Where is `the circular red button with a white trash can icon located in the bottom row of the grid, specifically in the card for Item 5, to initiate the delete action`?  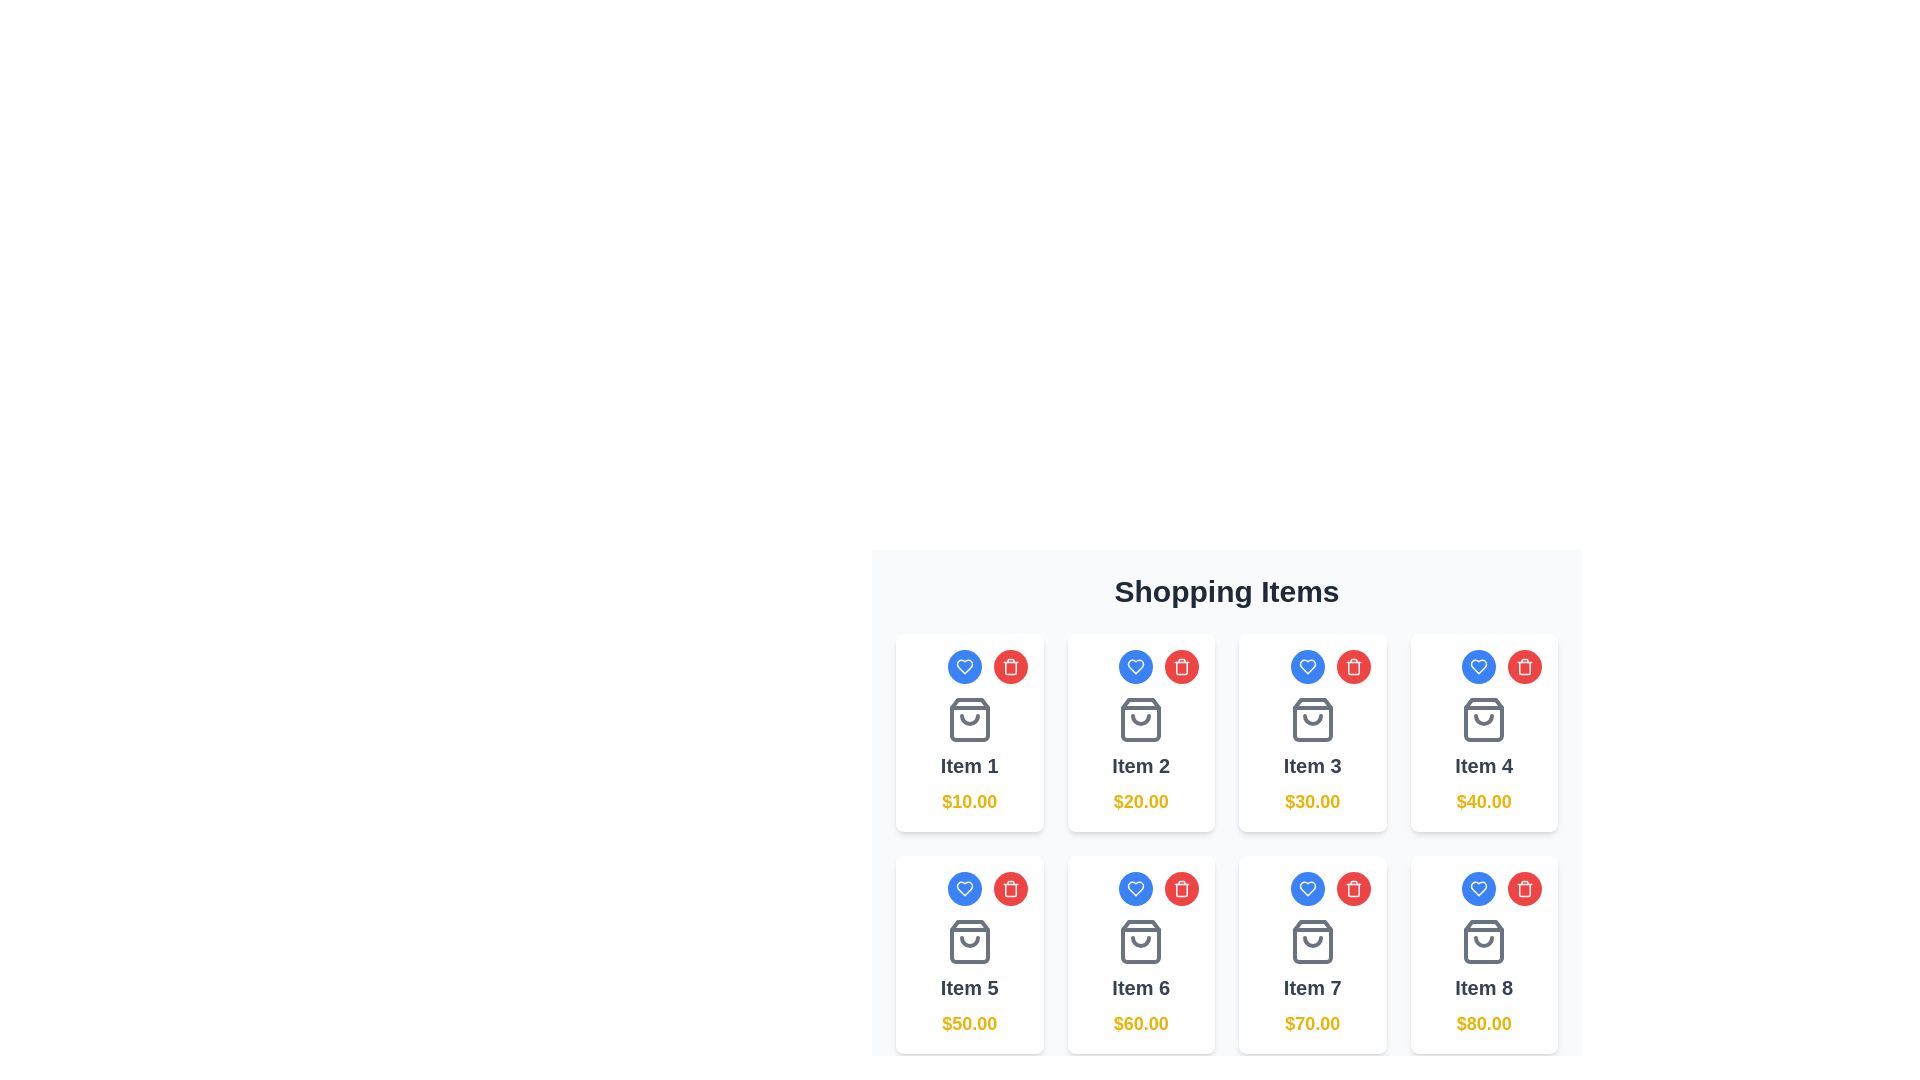 the circular red button with a white trash can icon located in the bottom row of the grid, specifically in the card for Item 5, to initiate the delete action is located at coordinates (1010, 887).